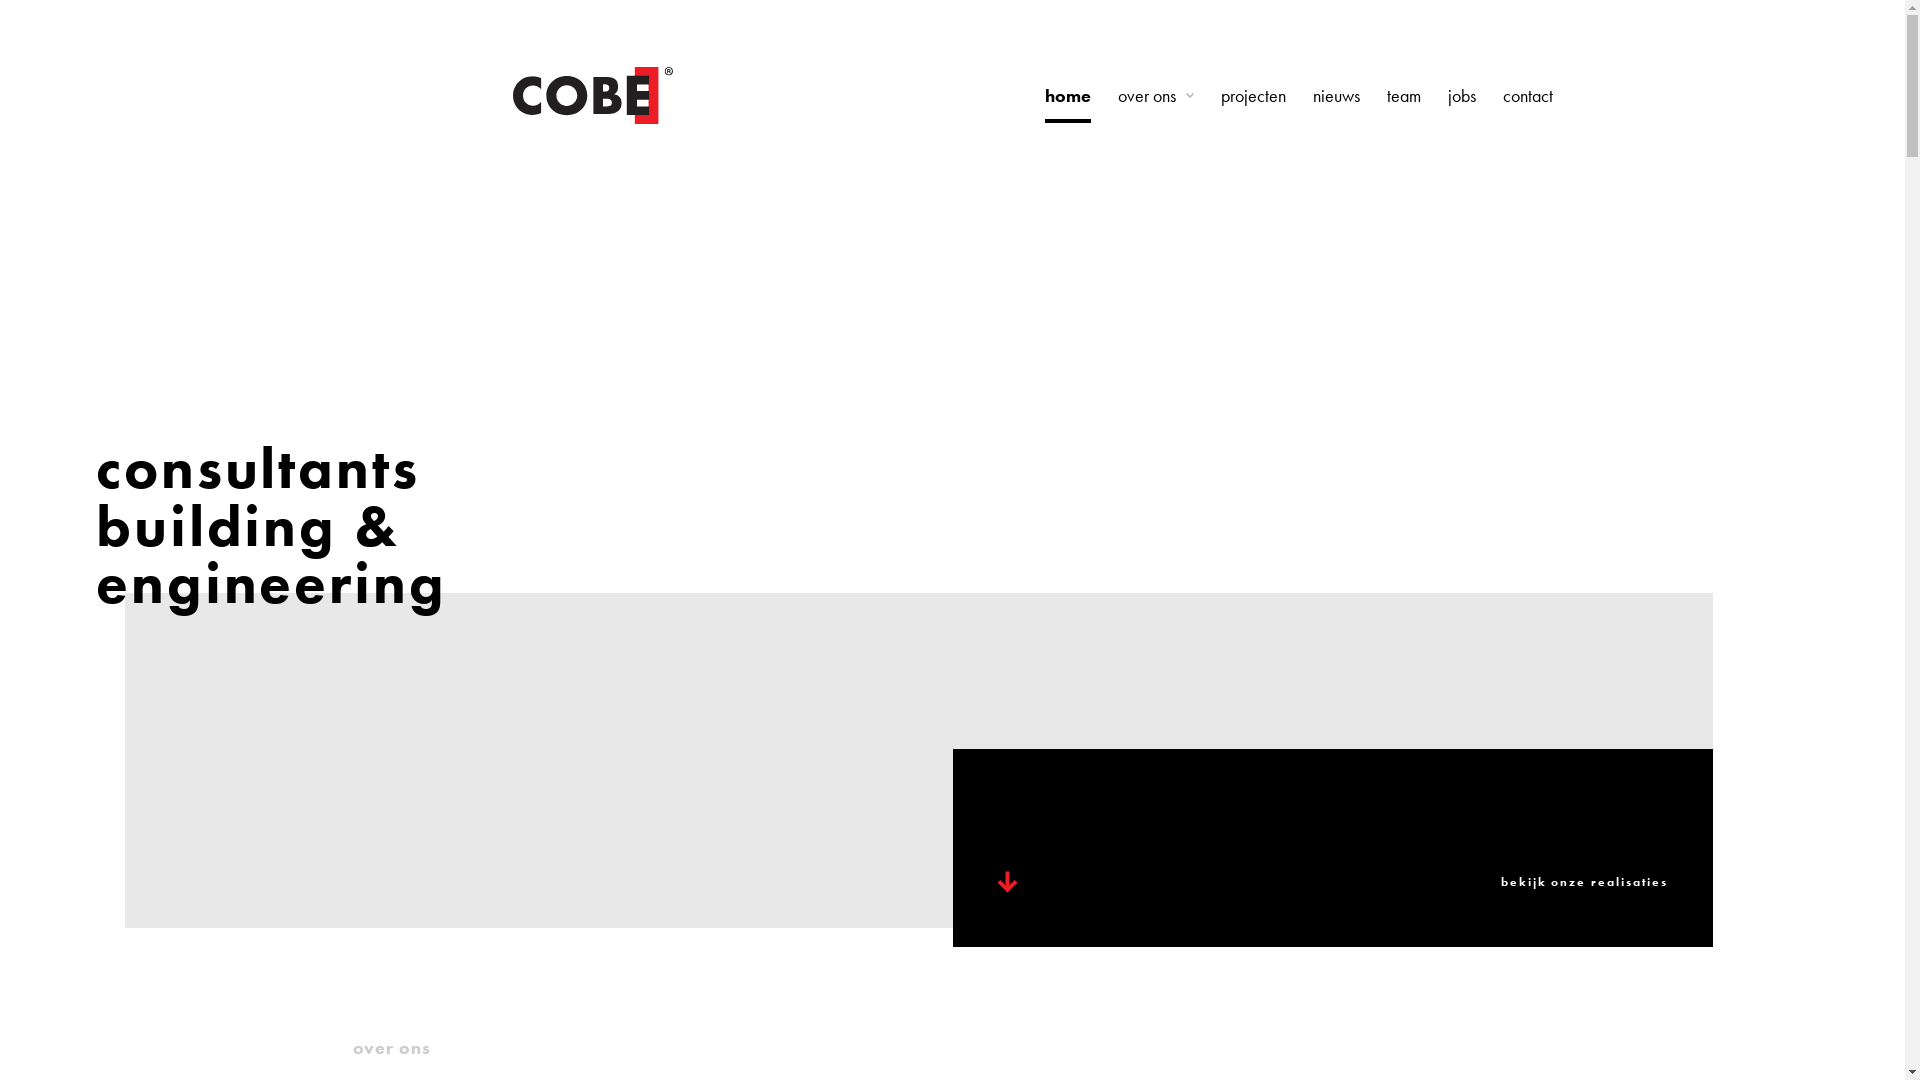 This screenshot has width=1920, height=1080. What do you see at coordinates (1065, 96) in the screenshot?
I see `'home'` at bounding box center [1065, 96].